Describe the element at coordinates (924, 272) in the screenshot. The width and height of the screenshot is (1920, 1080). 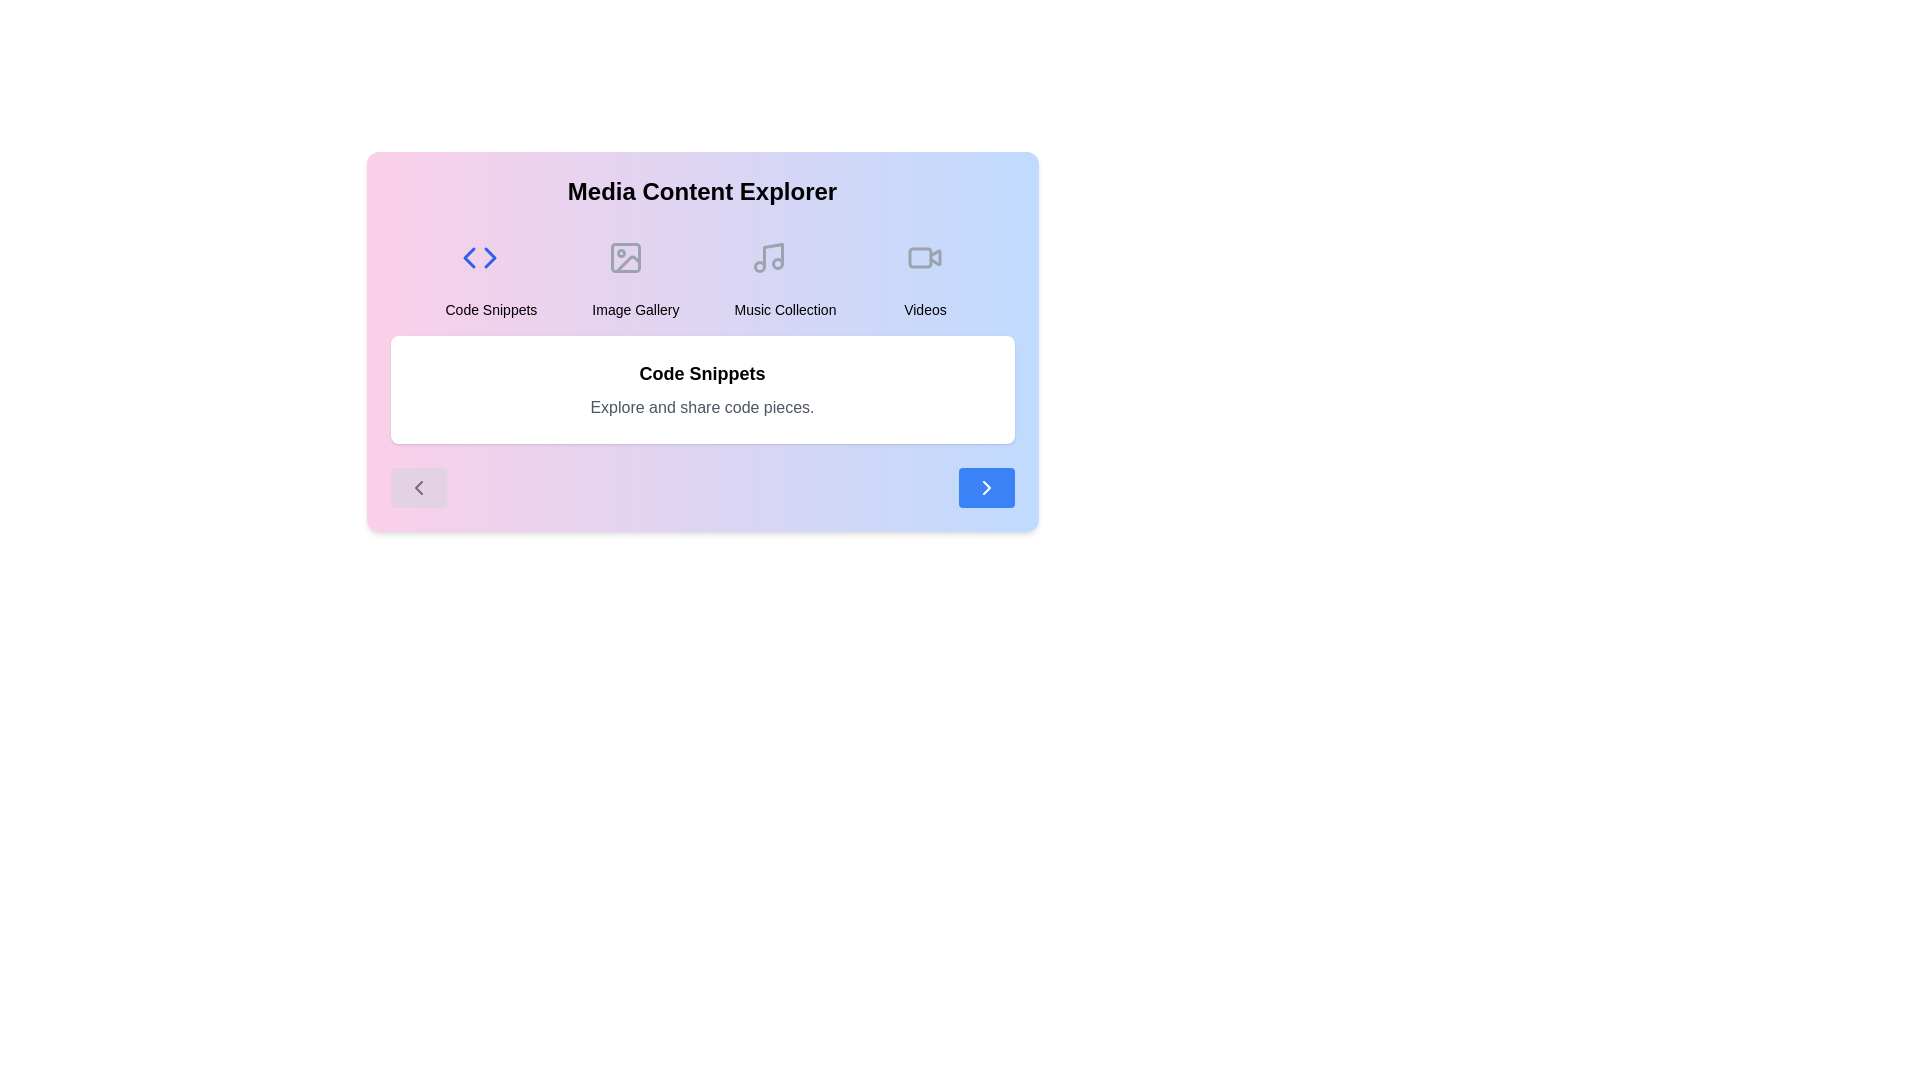
I see `the category Videos to view its description` at that location.